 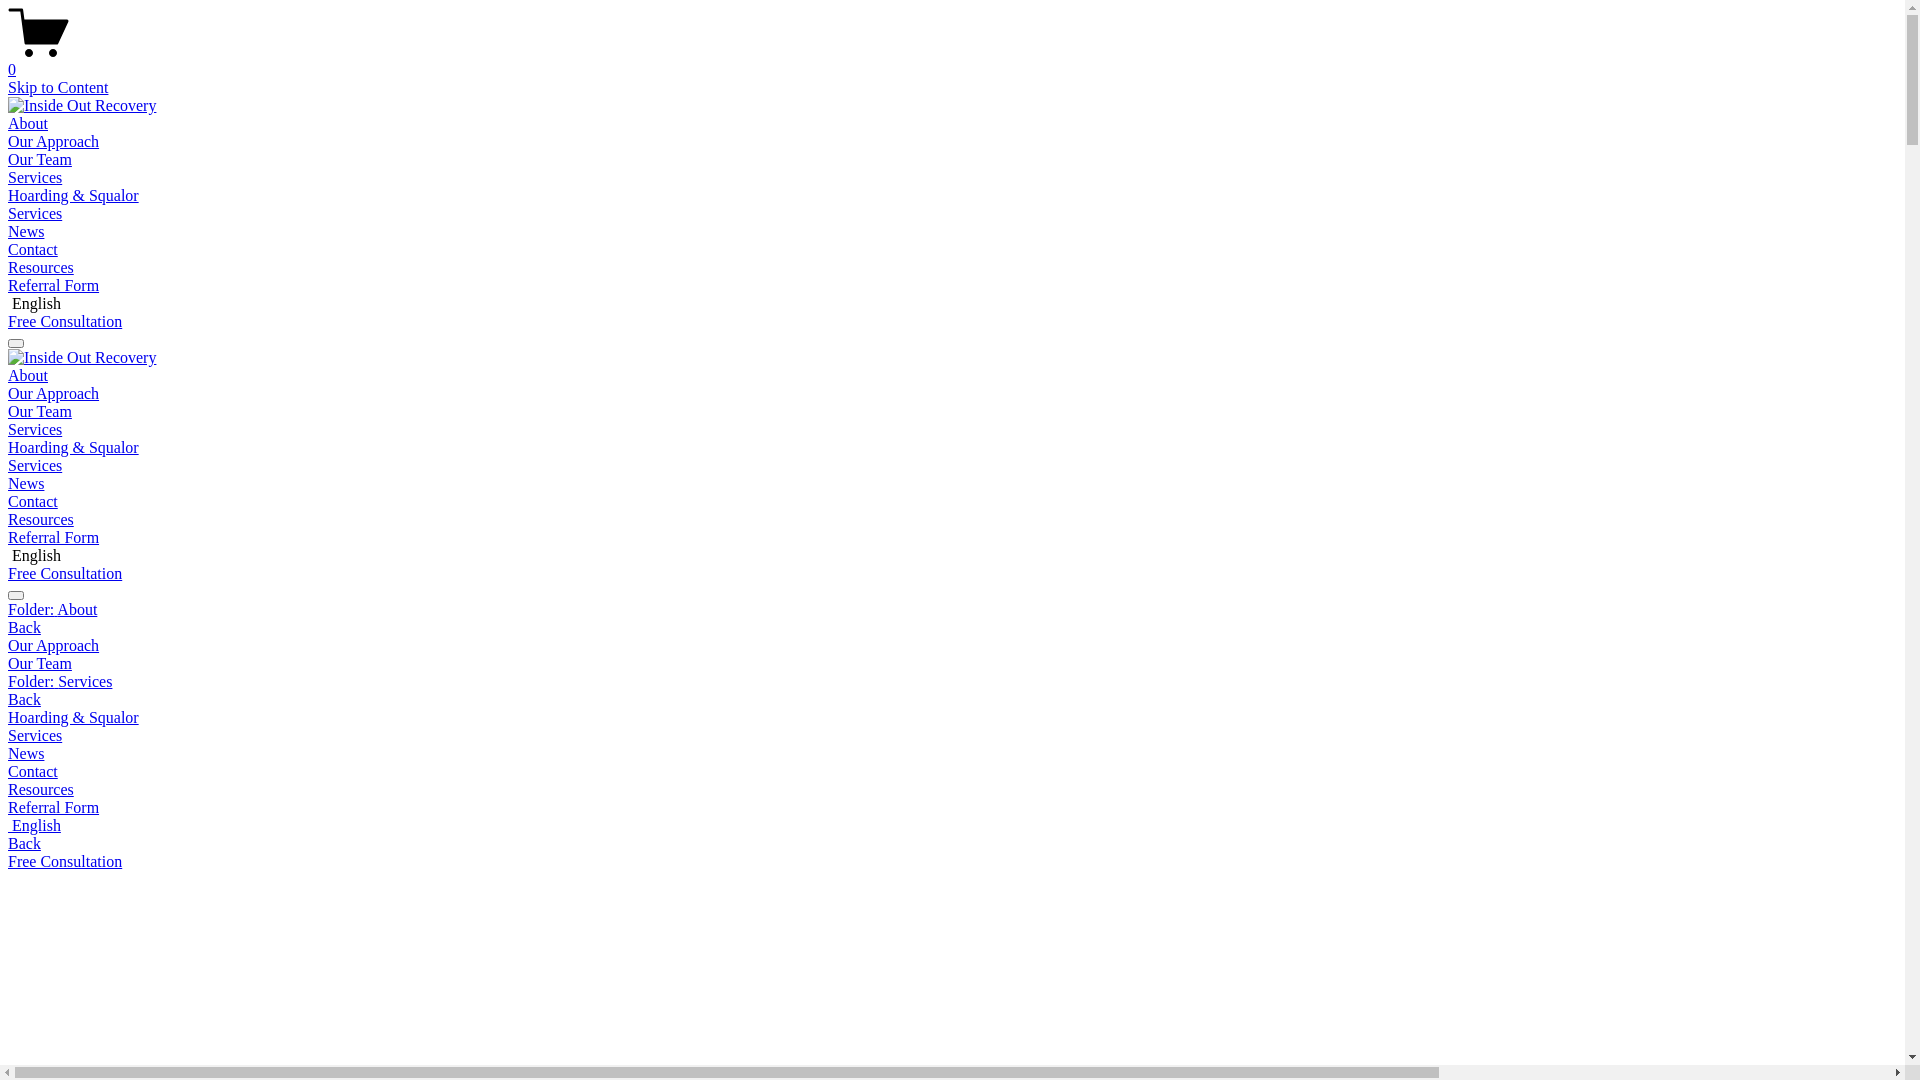 What do you see at coordinates (39, 158) in the screenshot?
I see `'Our Team'` at bounding box center [39, 158].